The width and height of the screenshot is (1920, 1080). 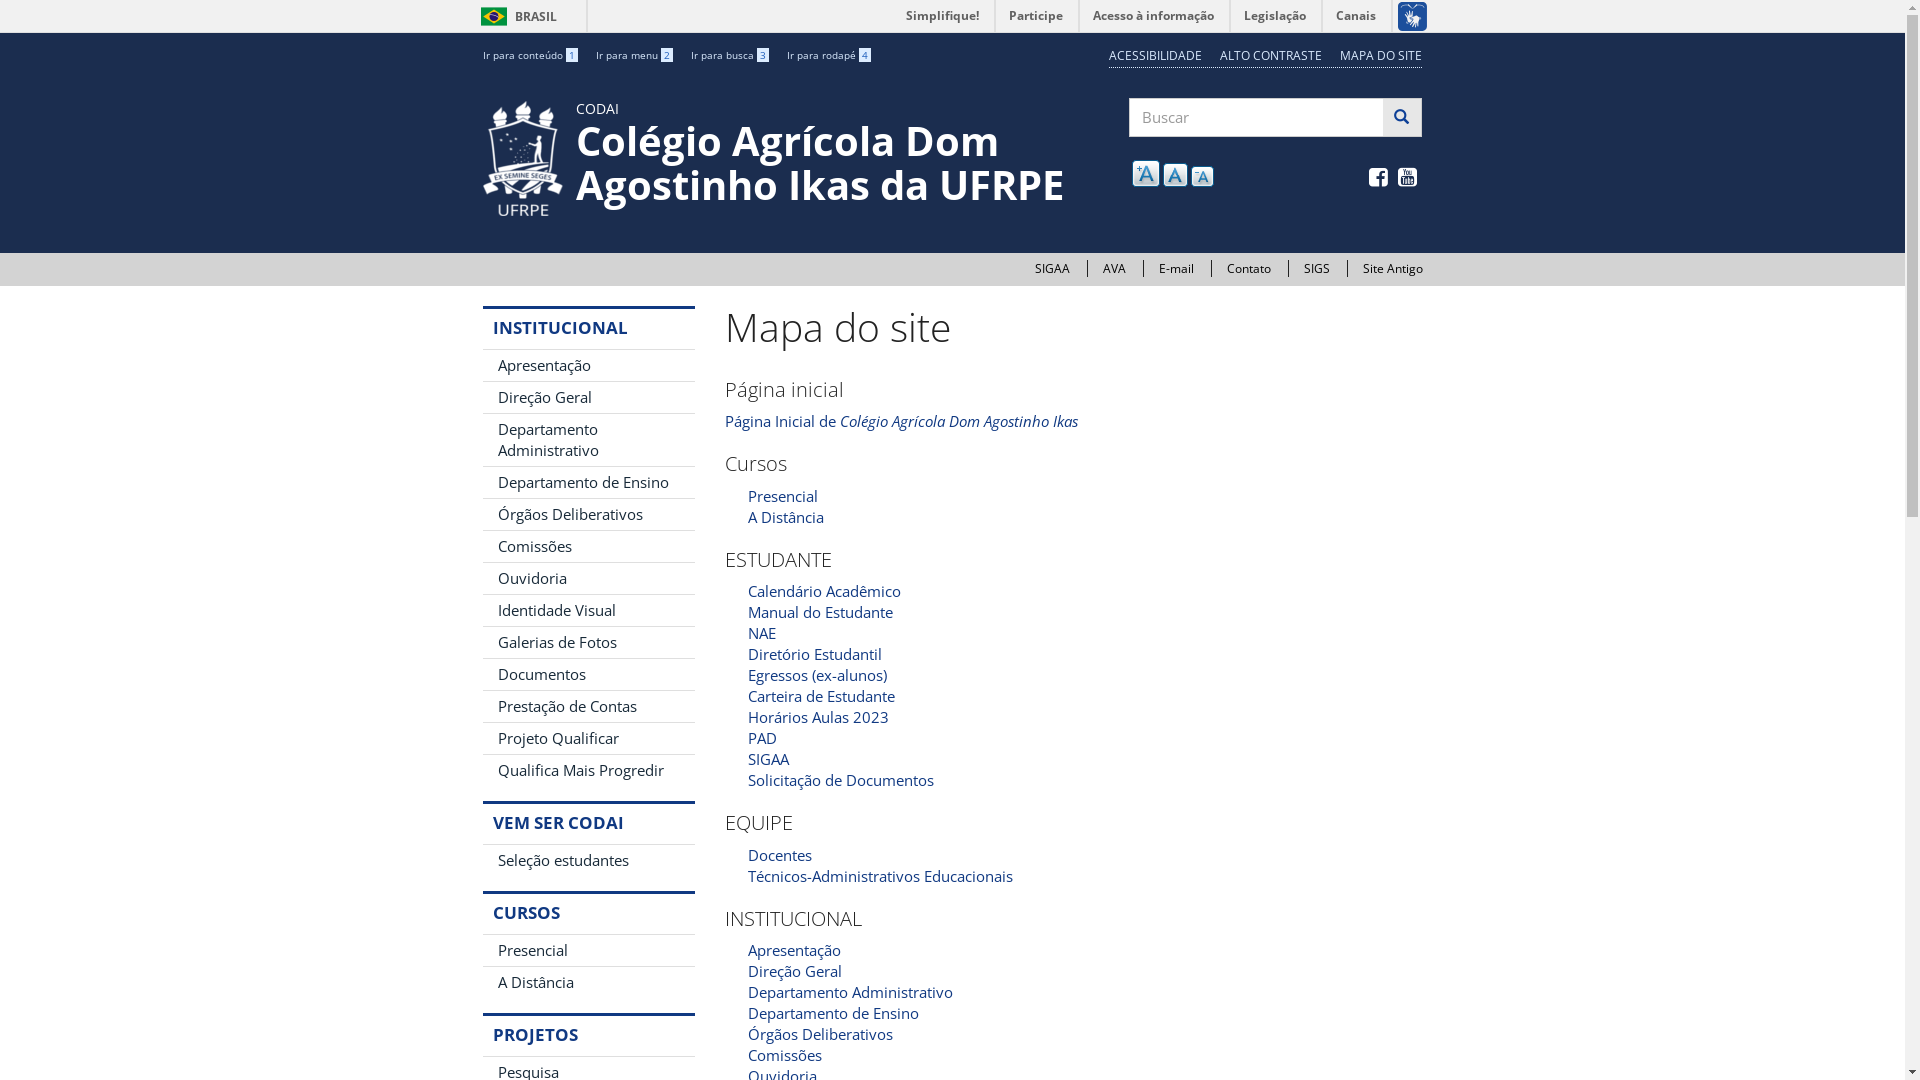 I want to click on 'Contato', so click(x=1247, y=267).